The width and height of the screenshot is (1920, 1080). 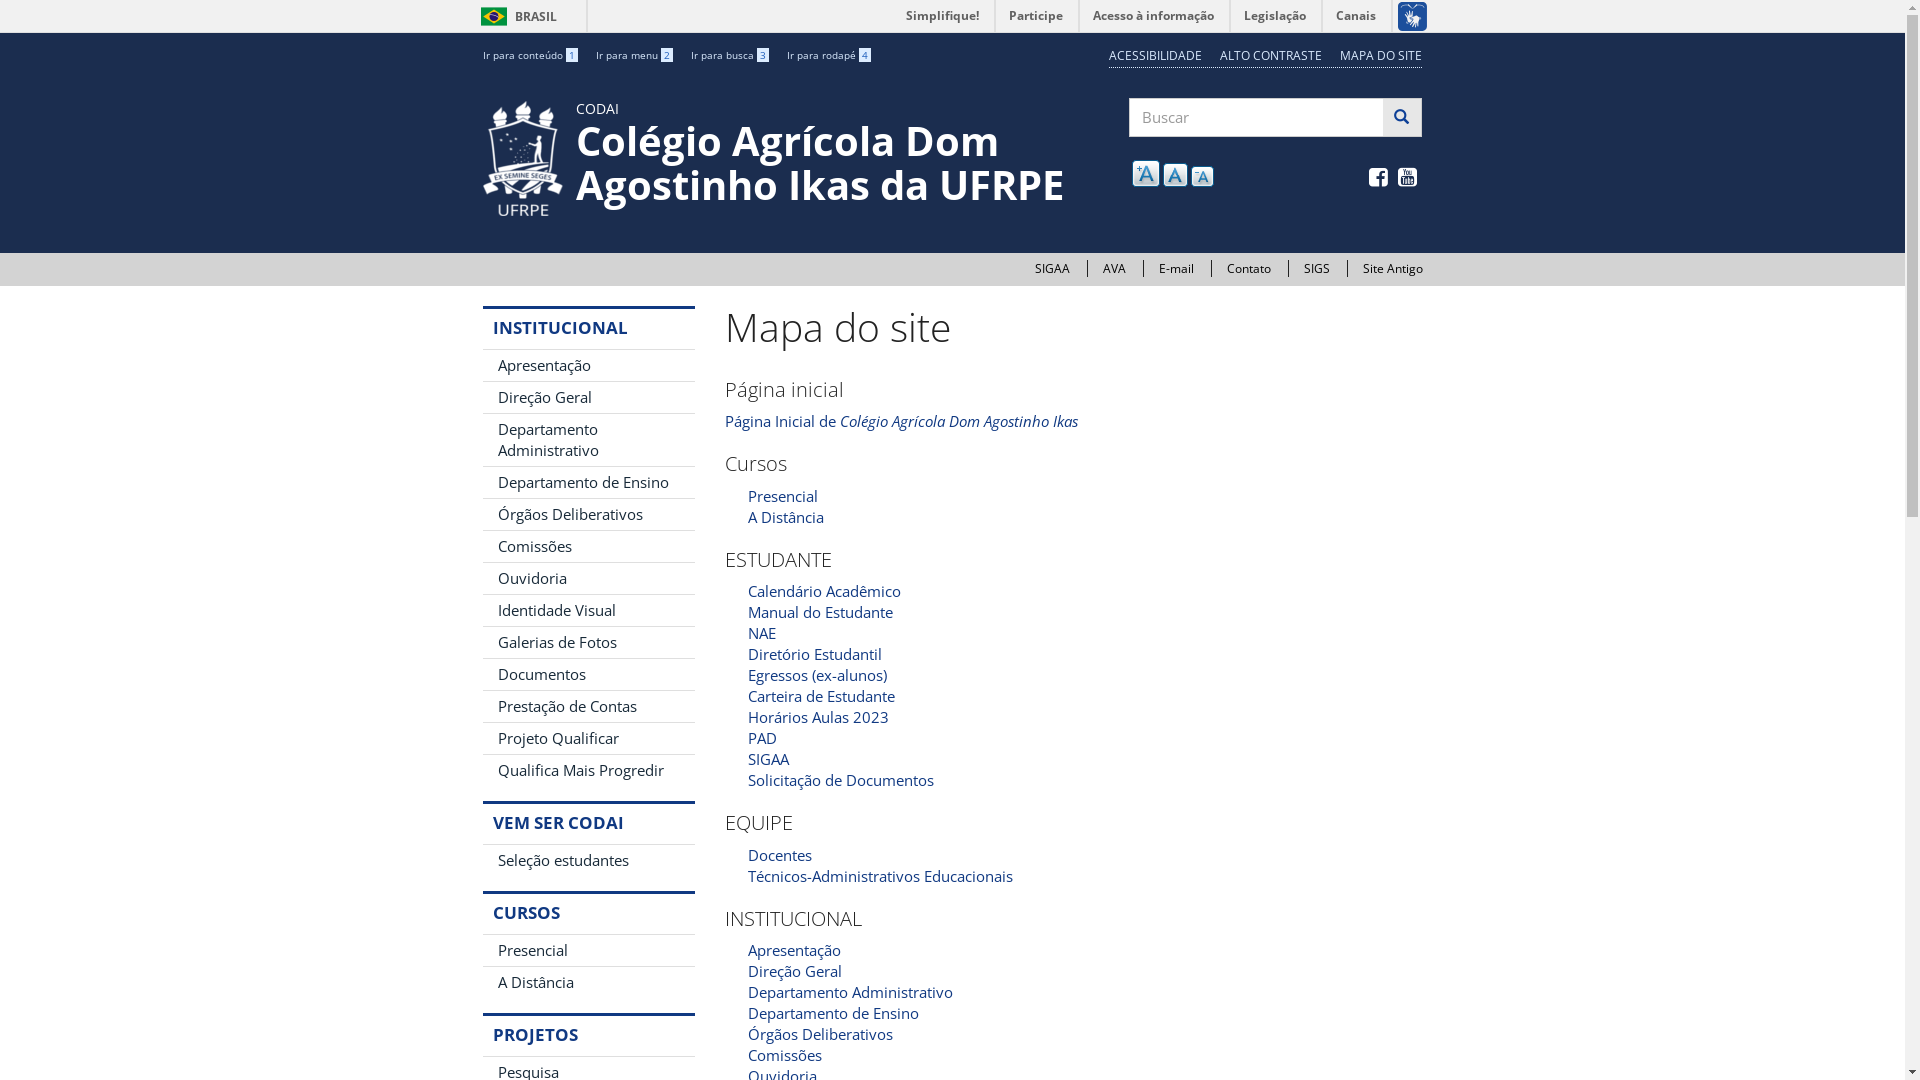 I want to click on 'Contato', so click(x=1247, y=267).